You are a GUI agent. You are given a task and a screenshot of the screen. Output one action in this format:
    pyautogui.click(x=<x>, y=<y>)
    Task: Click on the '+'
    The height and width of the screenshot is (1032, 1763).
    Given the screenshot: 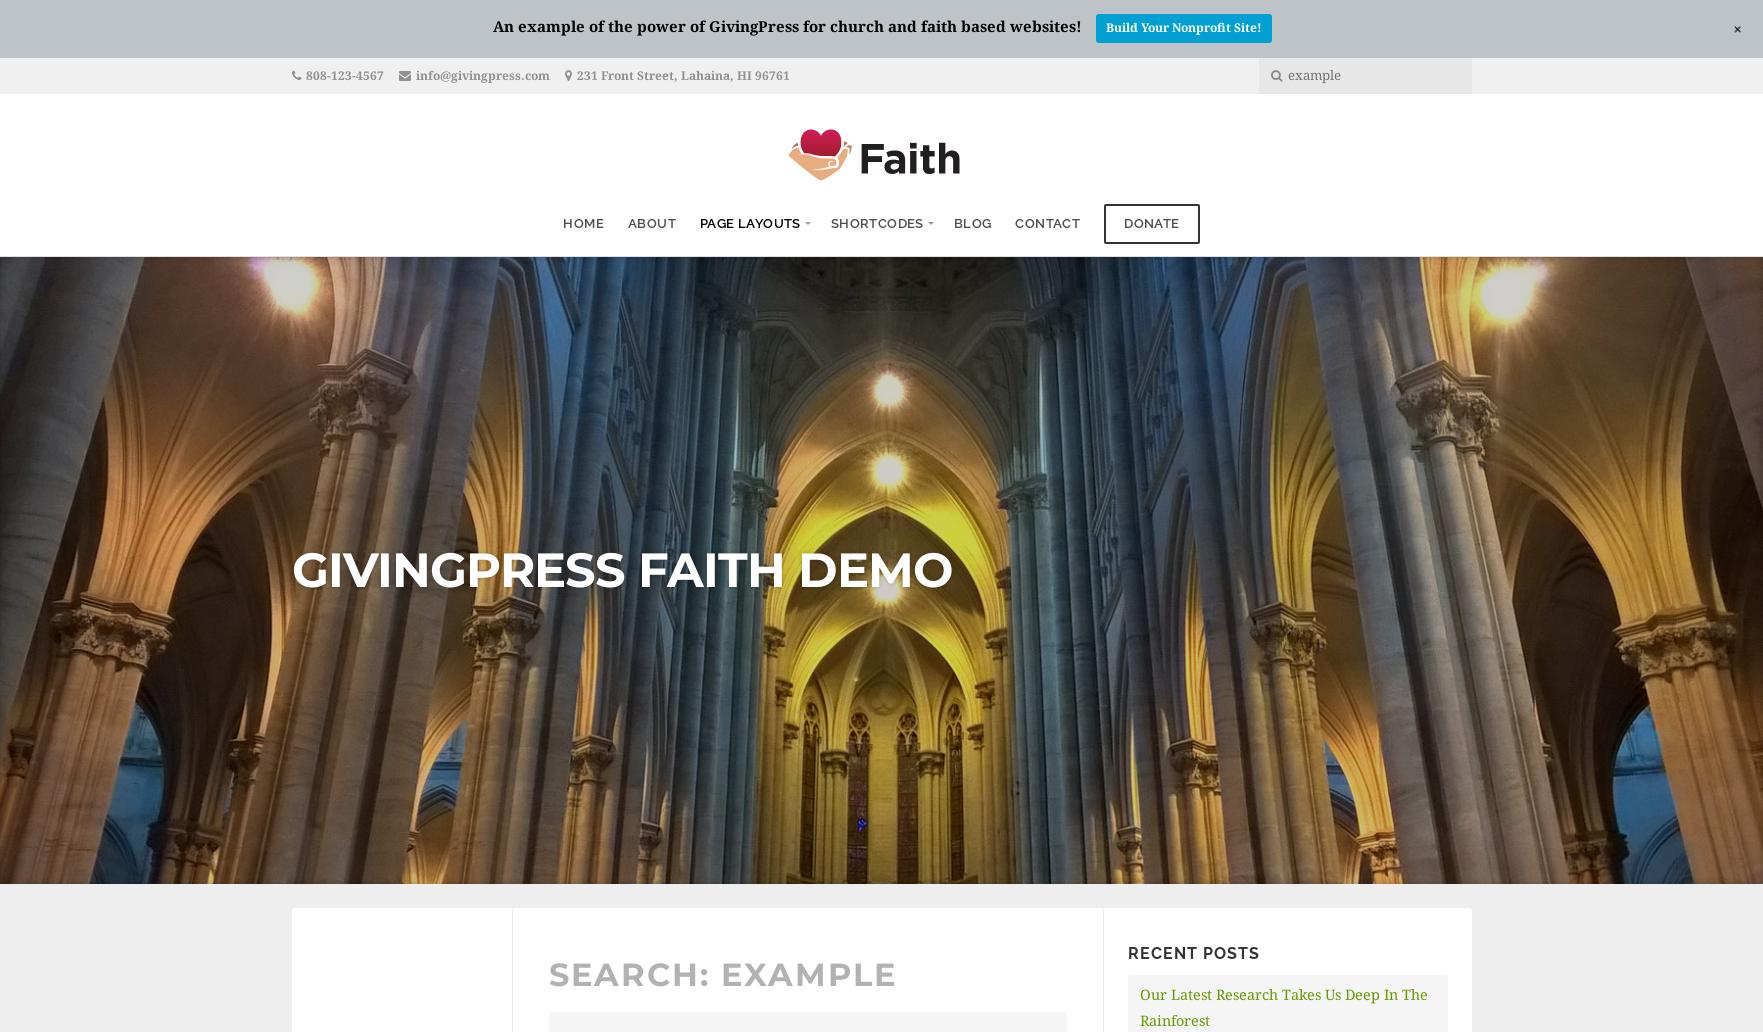 What is the action you would take?
    pyautogui.click(x=1736, y=27)
    